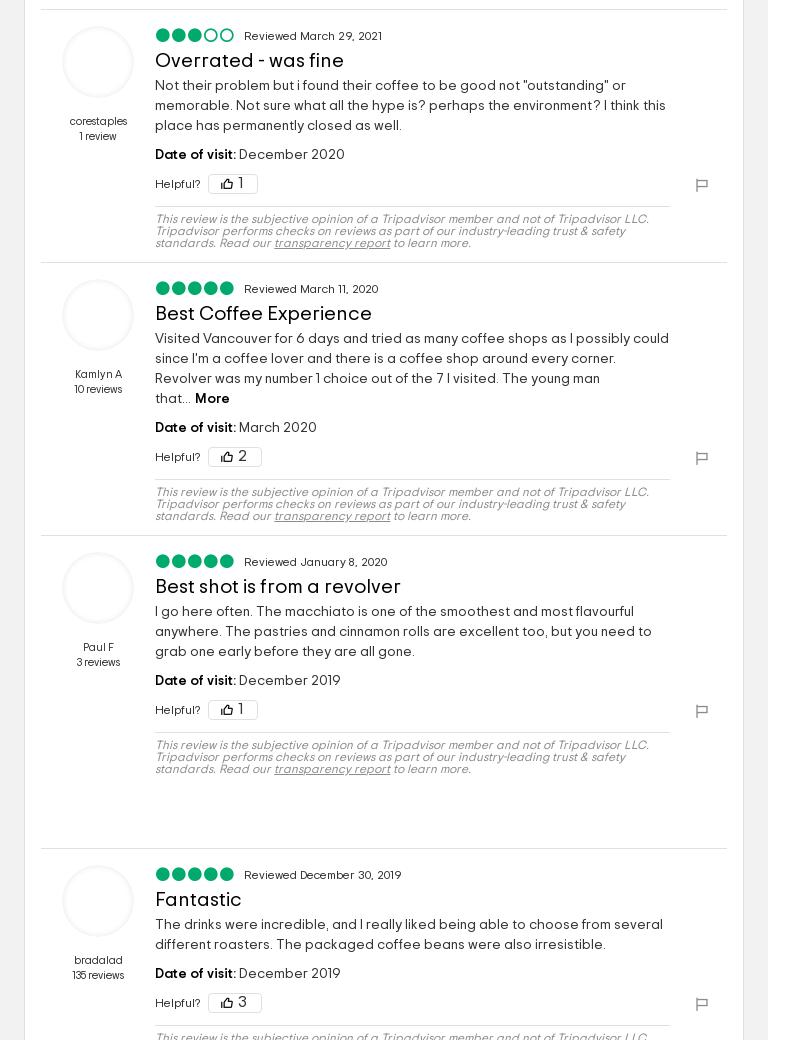  Describe the element at coordinates (197, 899) in the screenshot. I see `'Fantastic'` at that location.